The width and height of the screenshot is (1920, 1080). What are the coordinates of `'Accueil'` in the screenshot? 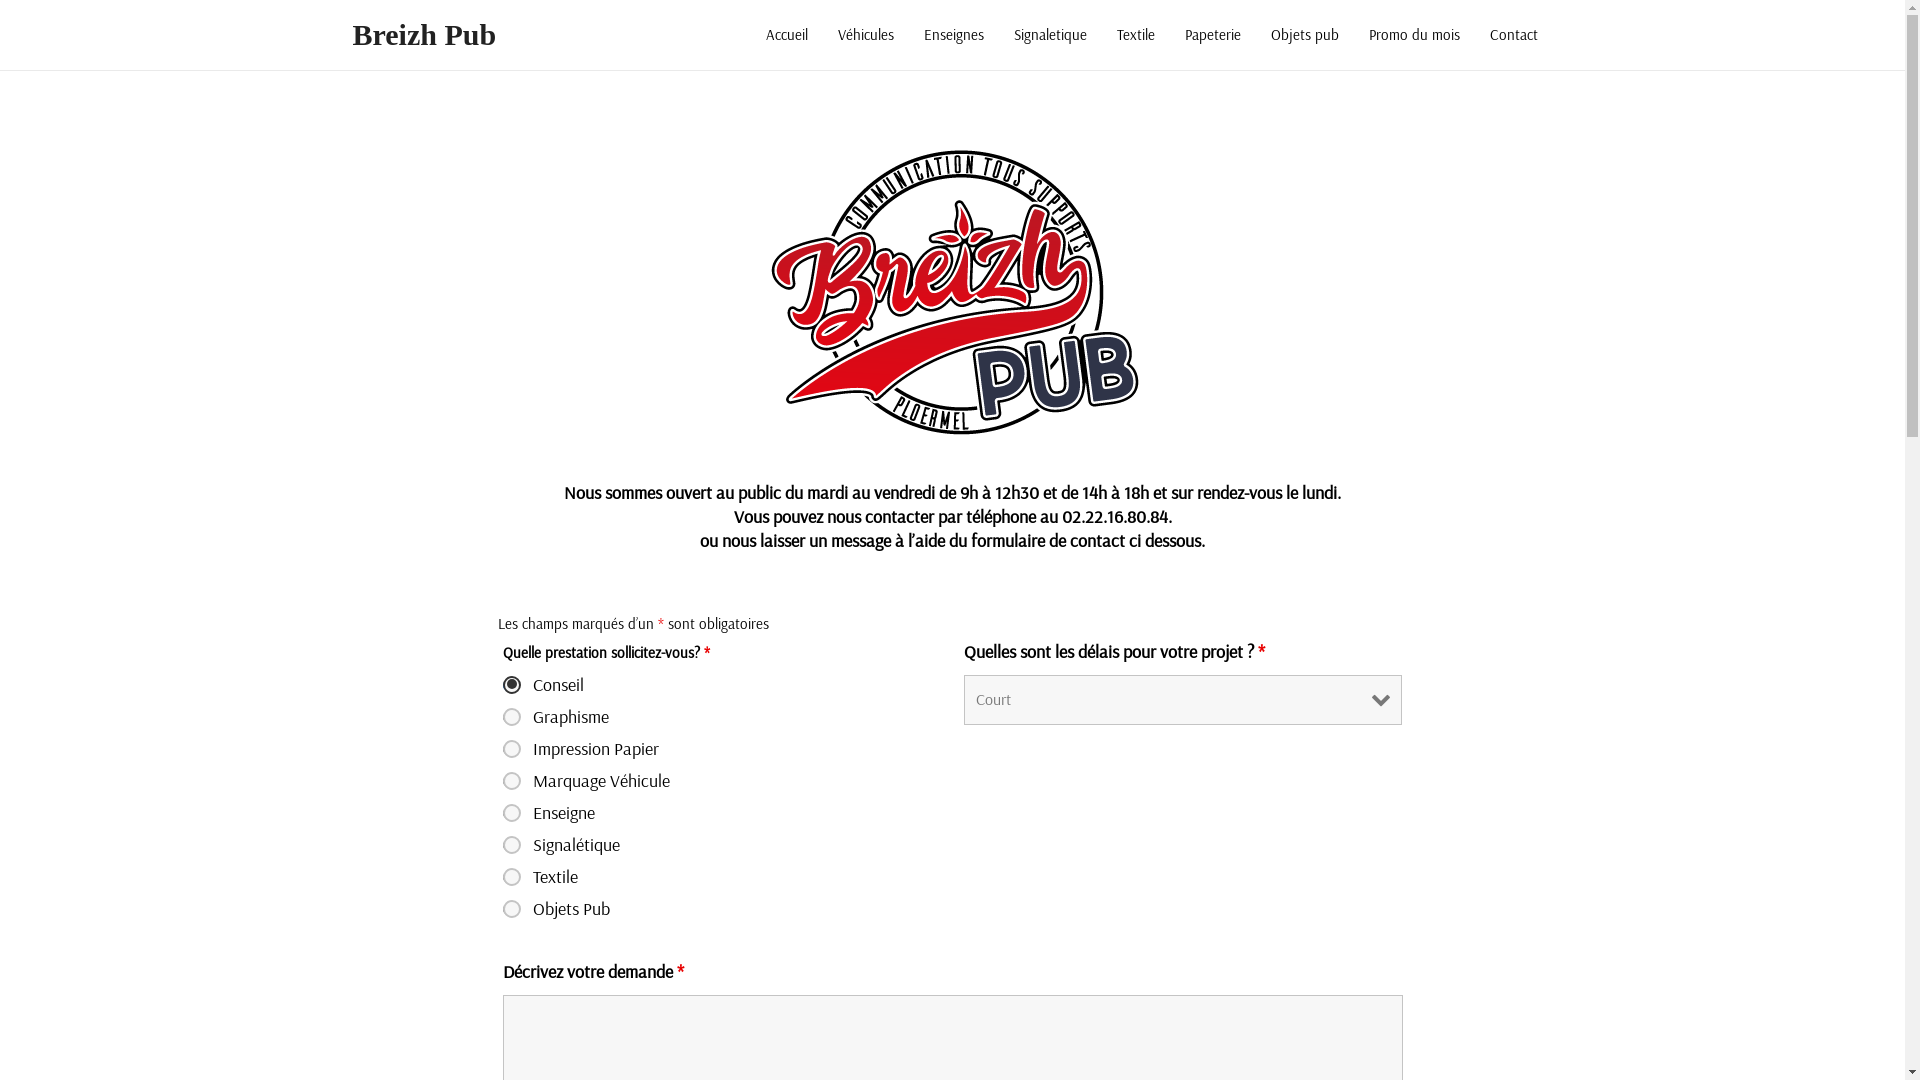 It's located at (785, 34).